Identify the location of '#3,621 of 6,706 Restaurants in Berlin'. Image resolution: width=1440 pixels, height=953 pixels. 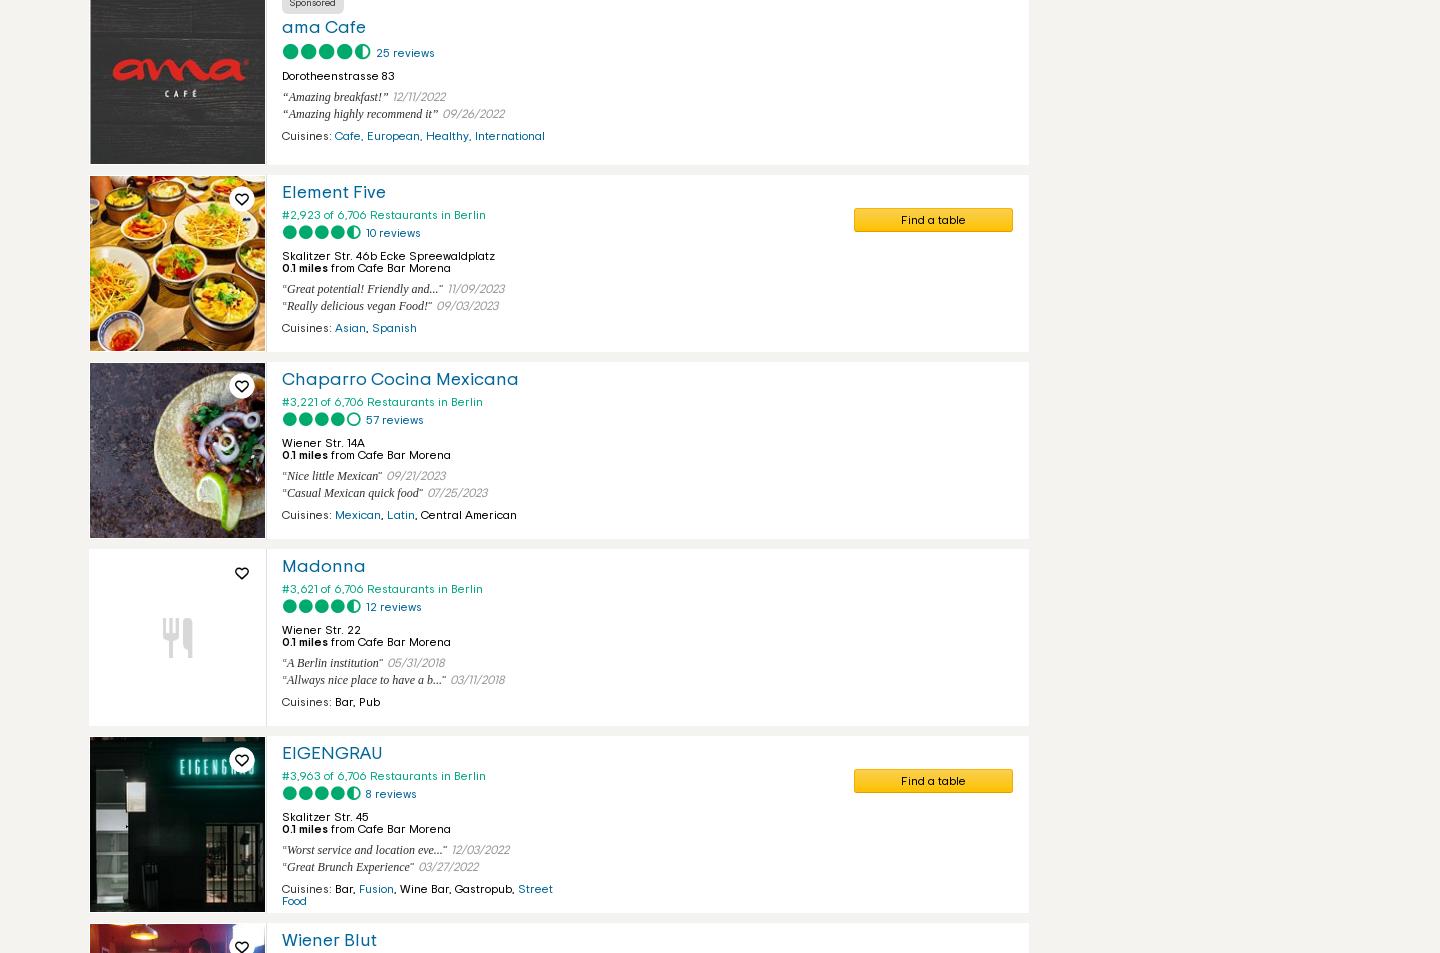
(280, 588).